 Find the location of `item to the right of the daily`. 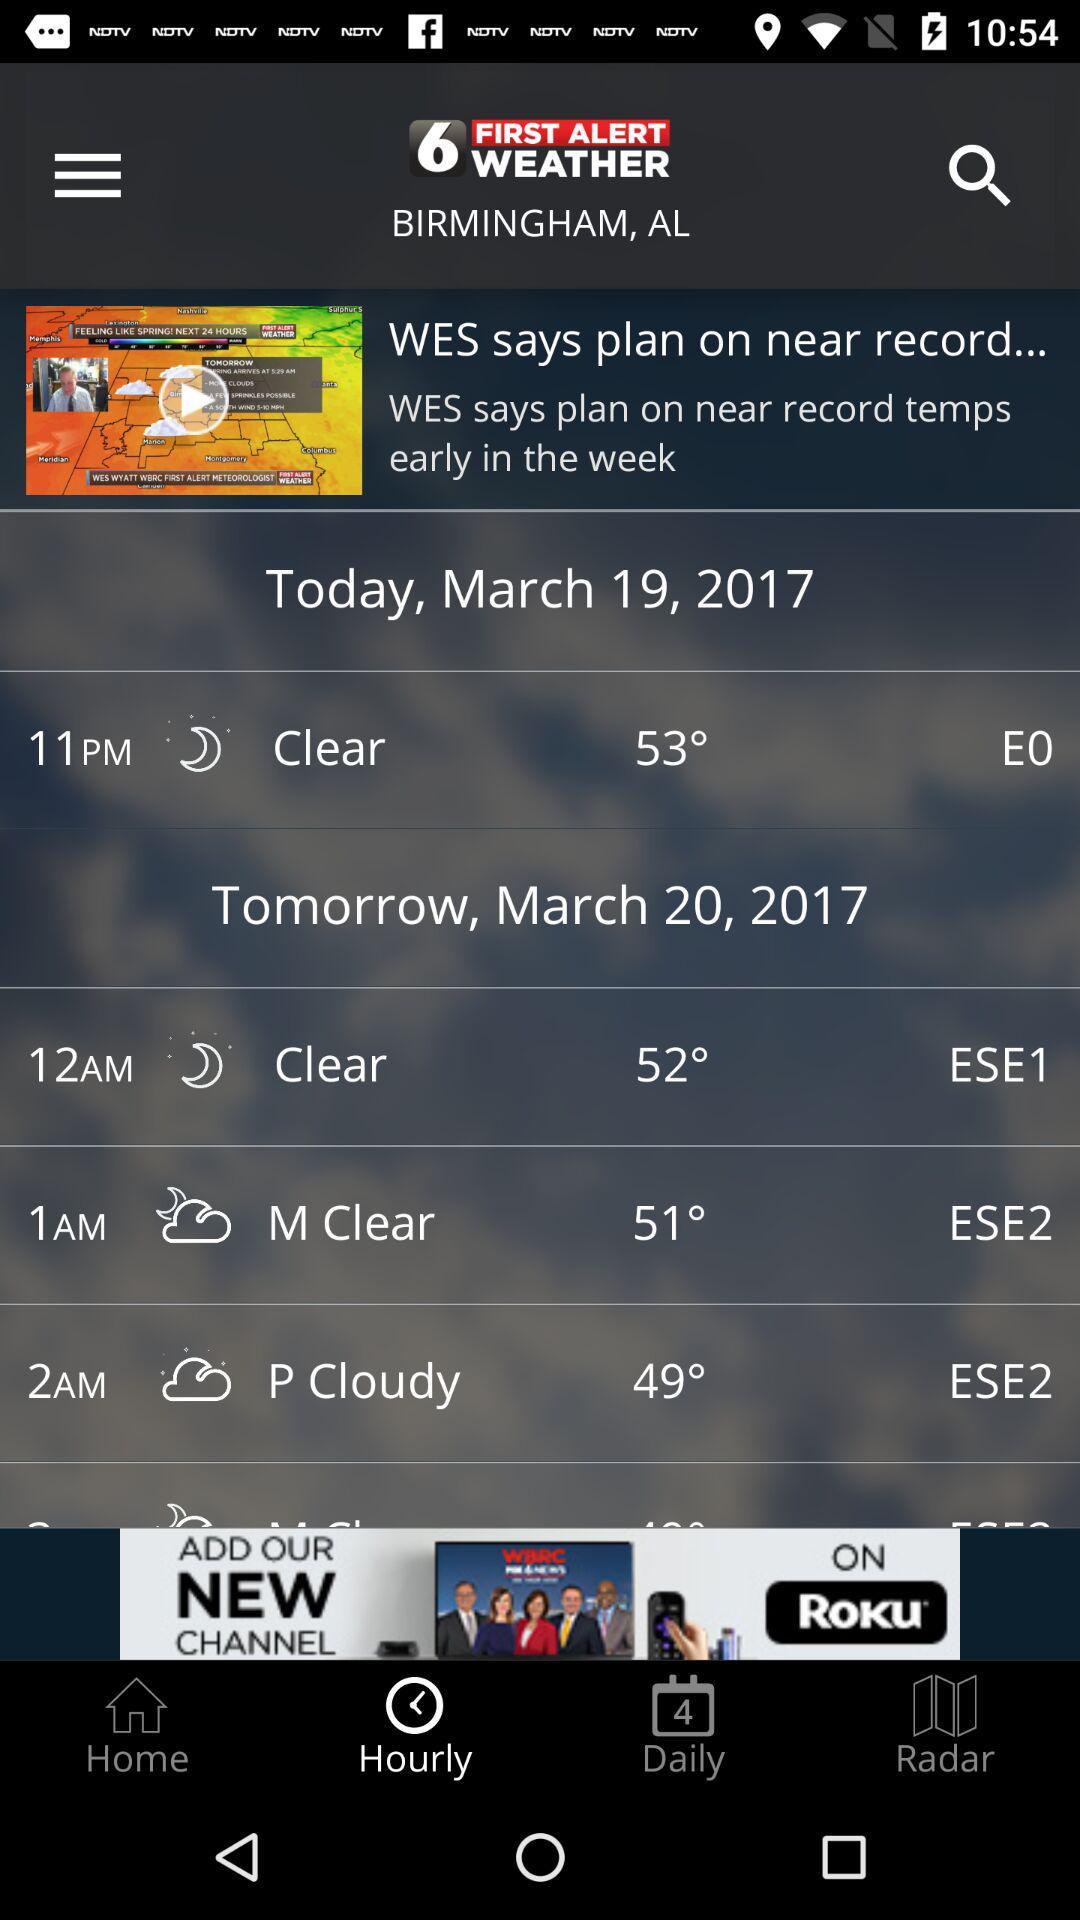

item to the right of the daily is located at coordinates (945, 1726).